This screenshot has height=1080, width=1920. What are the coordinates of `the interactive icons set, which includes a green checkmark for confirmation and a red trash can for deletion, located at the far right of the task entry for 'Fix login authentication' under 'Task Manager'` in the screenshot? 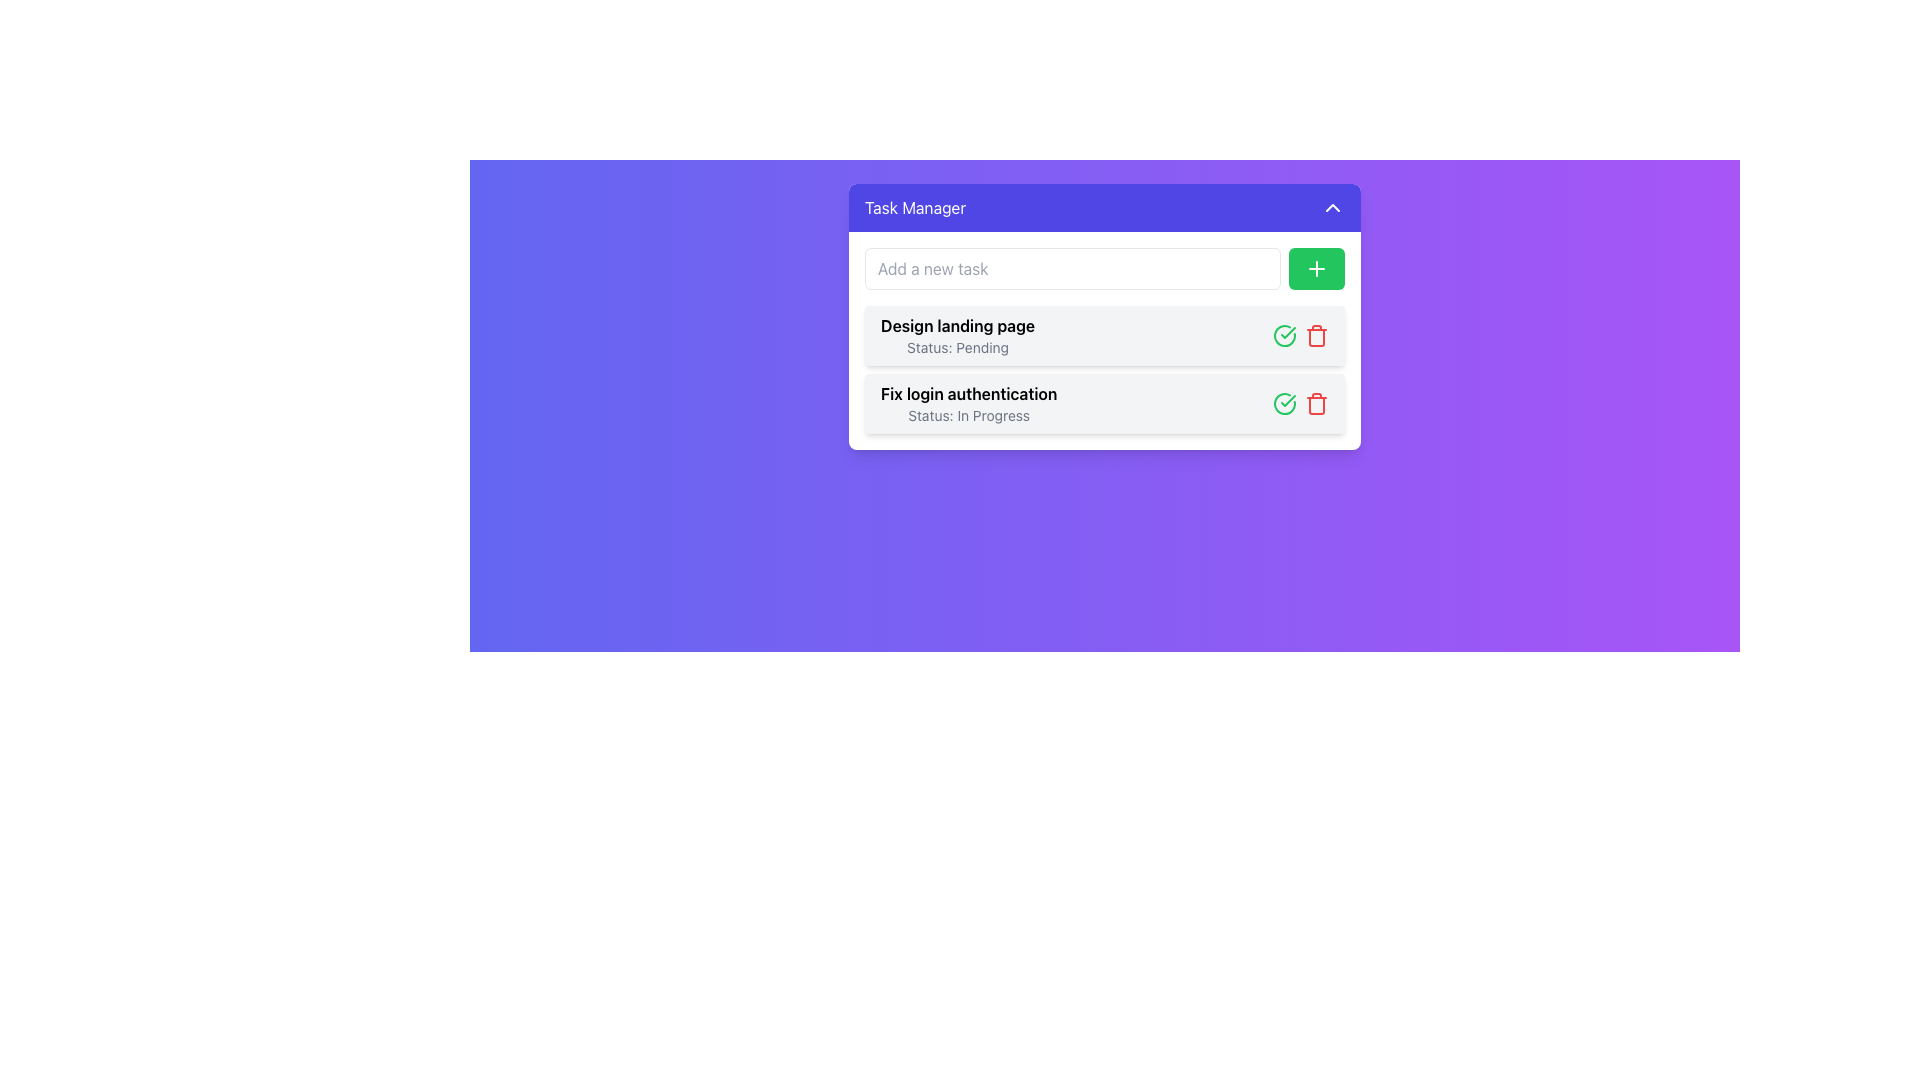 It's located at (1300, 404).